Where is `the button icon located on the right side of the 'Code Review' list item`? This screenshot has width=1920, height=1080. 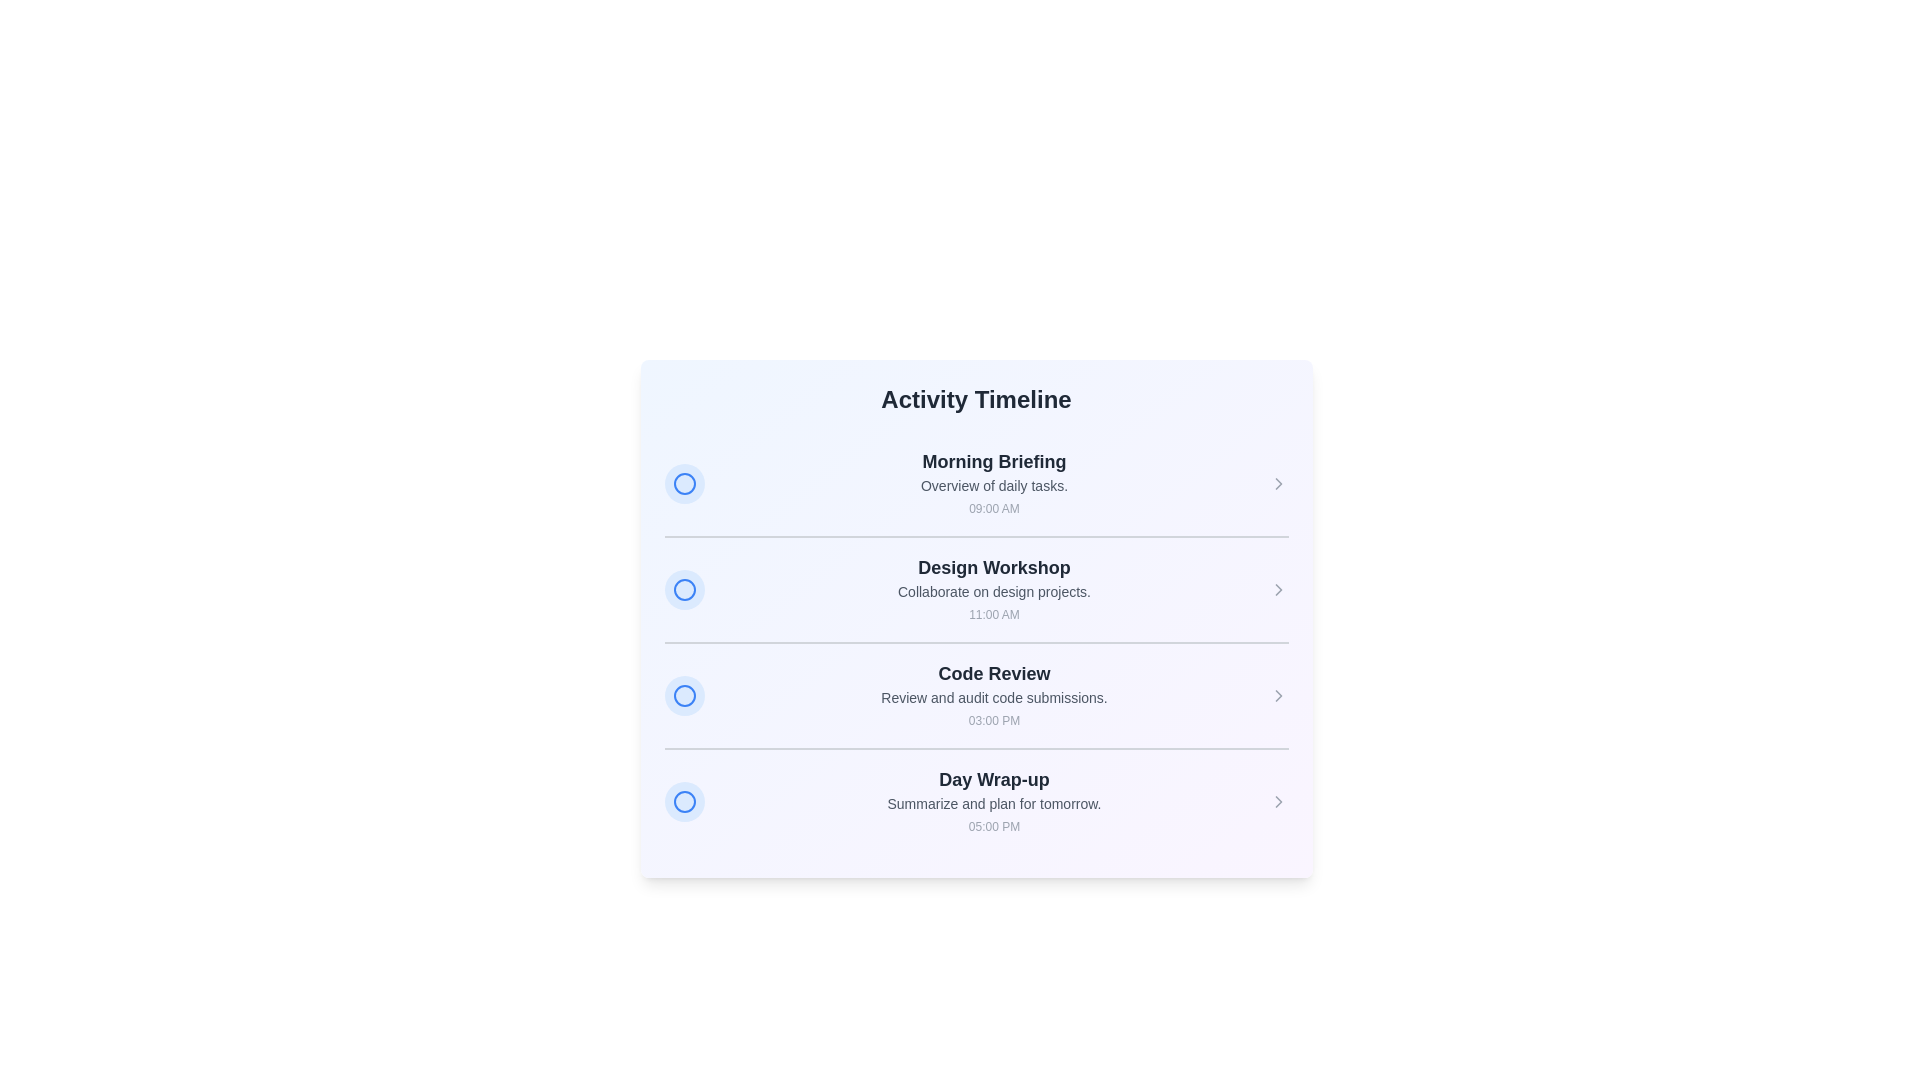 the button icon located on the right side of the 'Code Review' list item is located at coordinates (1277, 694).